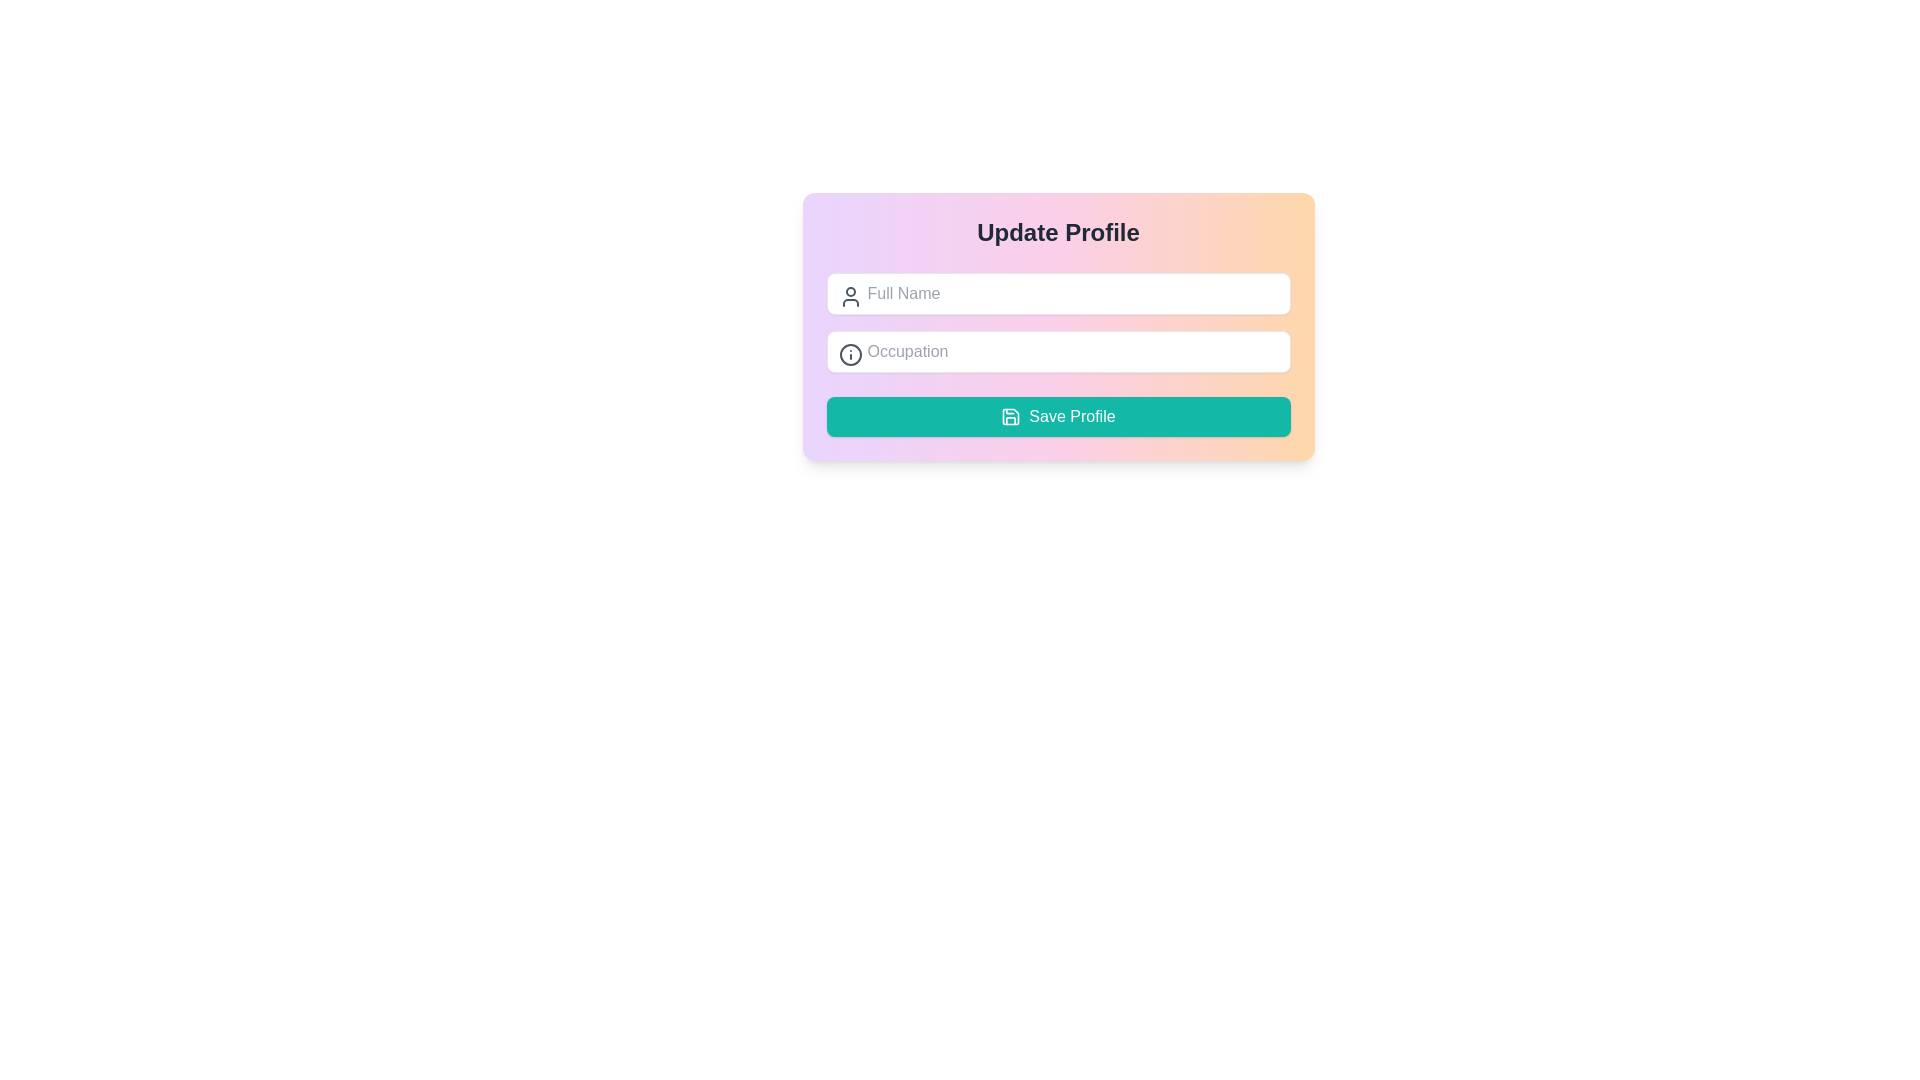  I want to click on the Text Label indicating the purpose of the save button, which is located inside a teal button below the 'Full Name' and 'Occupation' input fields, so click(1071, 415).